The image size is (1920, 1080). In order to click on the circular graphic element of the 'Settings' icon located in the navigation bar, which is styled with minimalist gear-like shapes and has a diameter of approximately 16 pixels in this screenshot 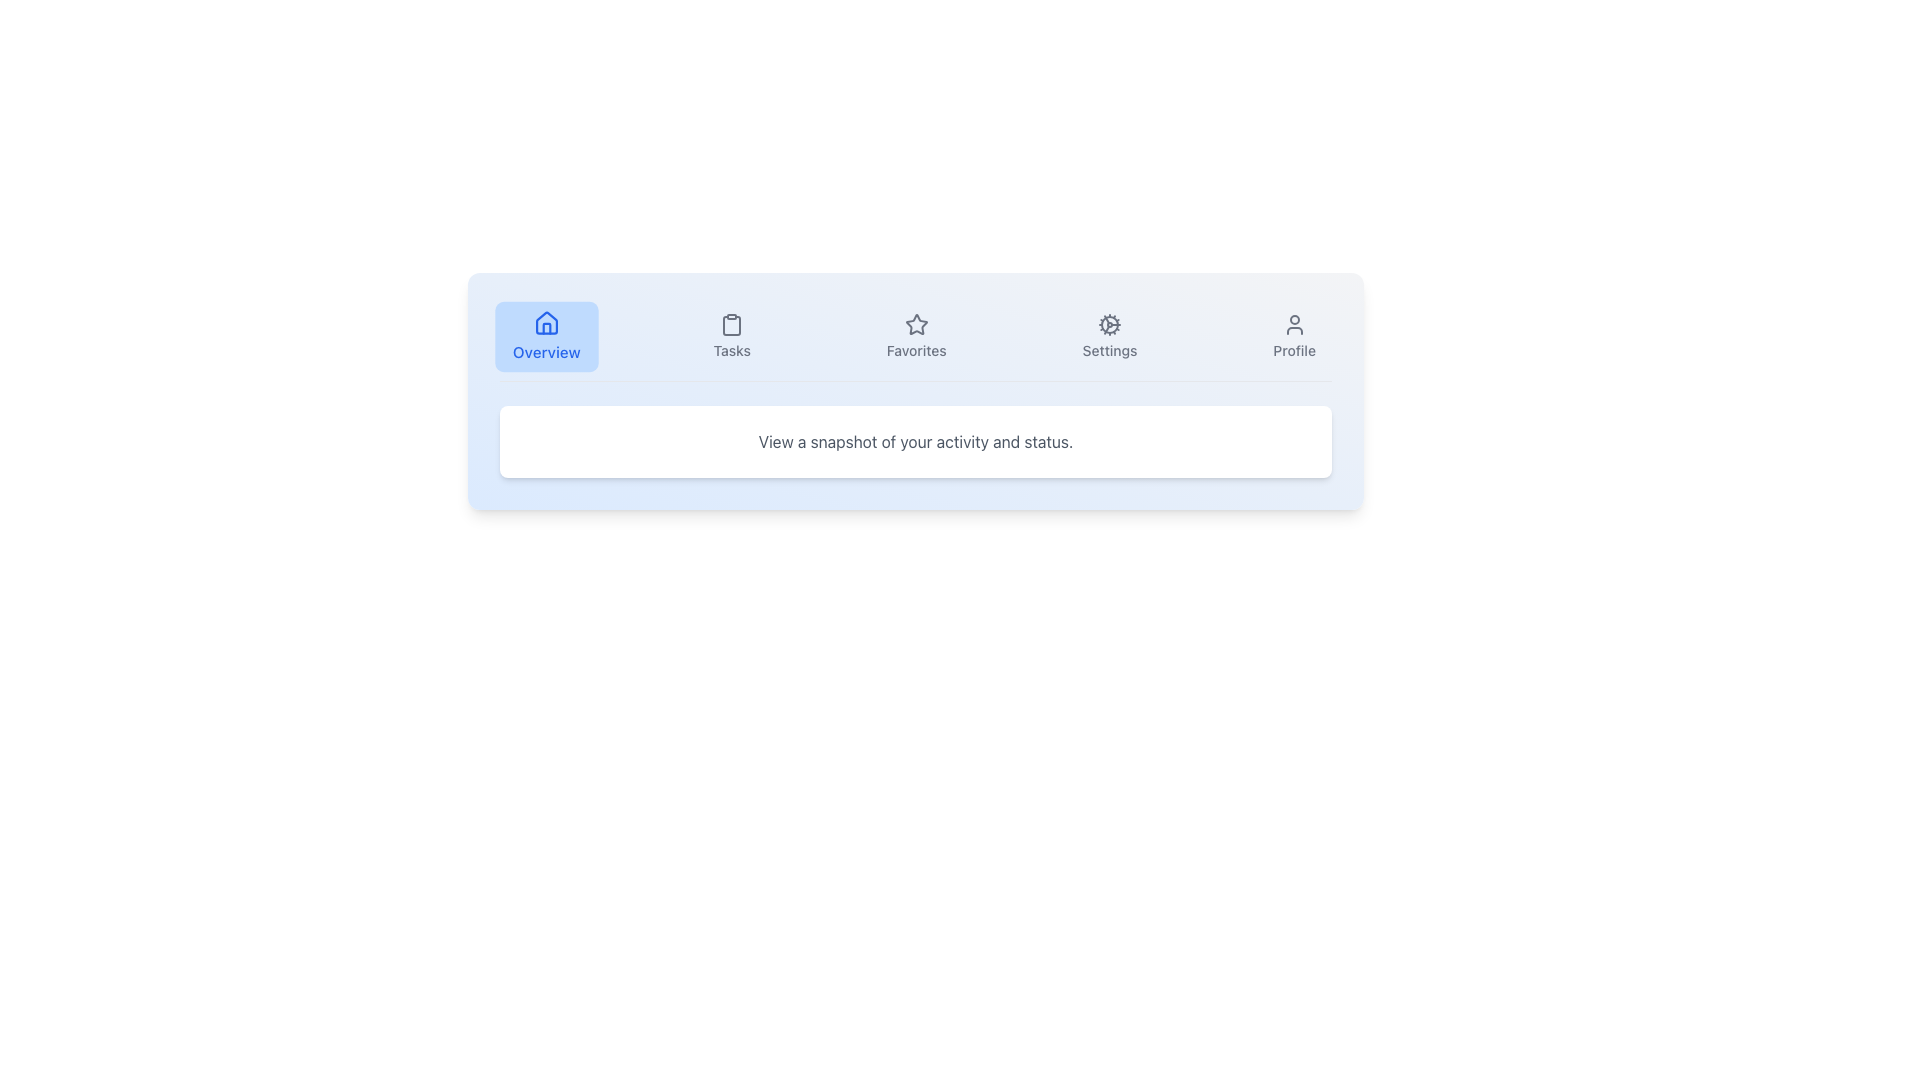, I will do `click(1109, 323)`.